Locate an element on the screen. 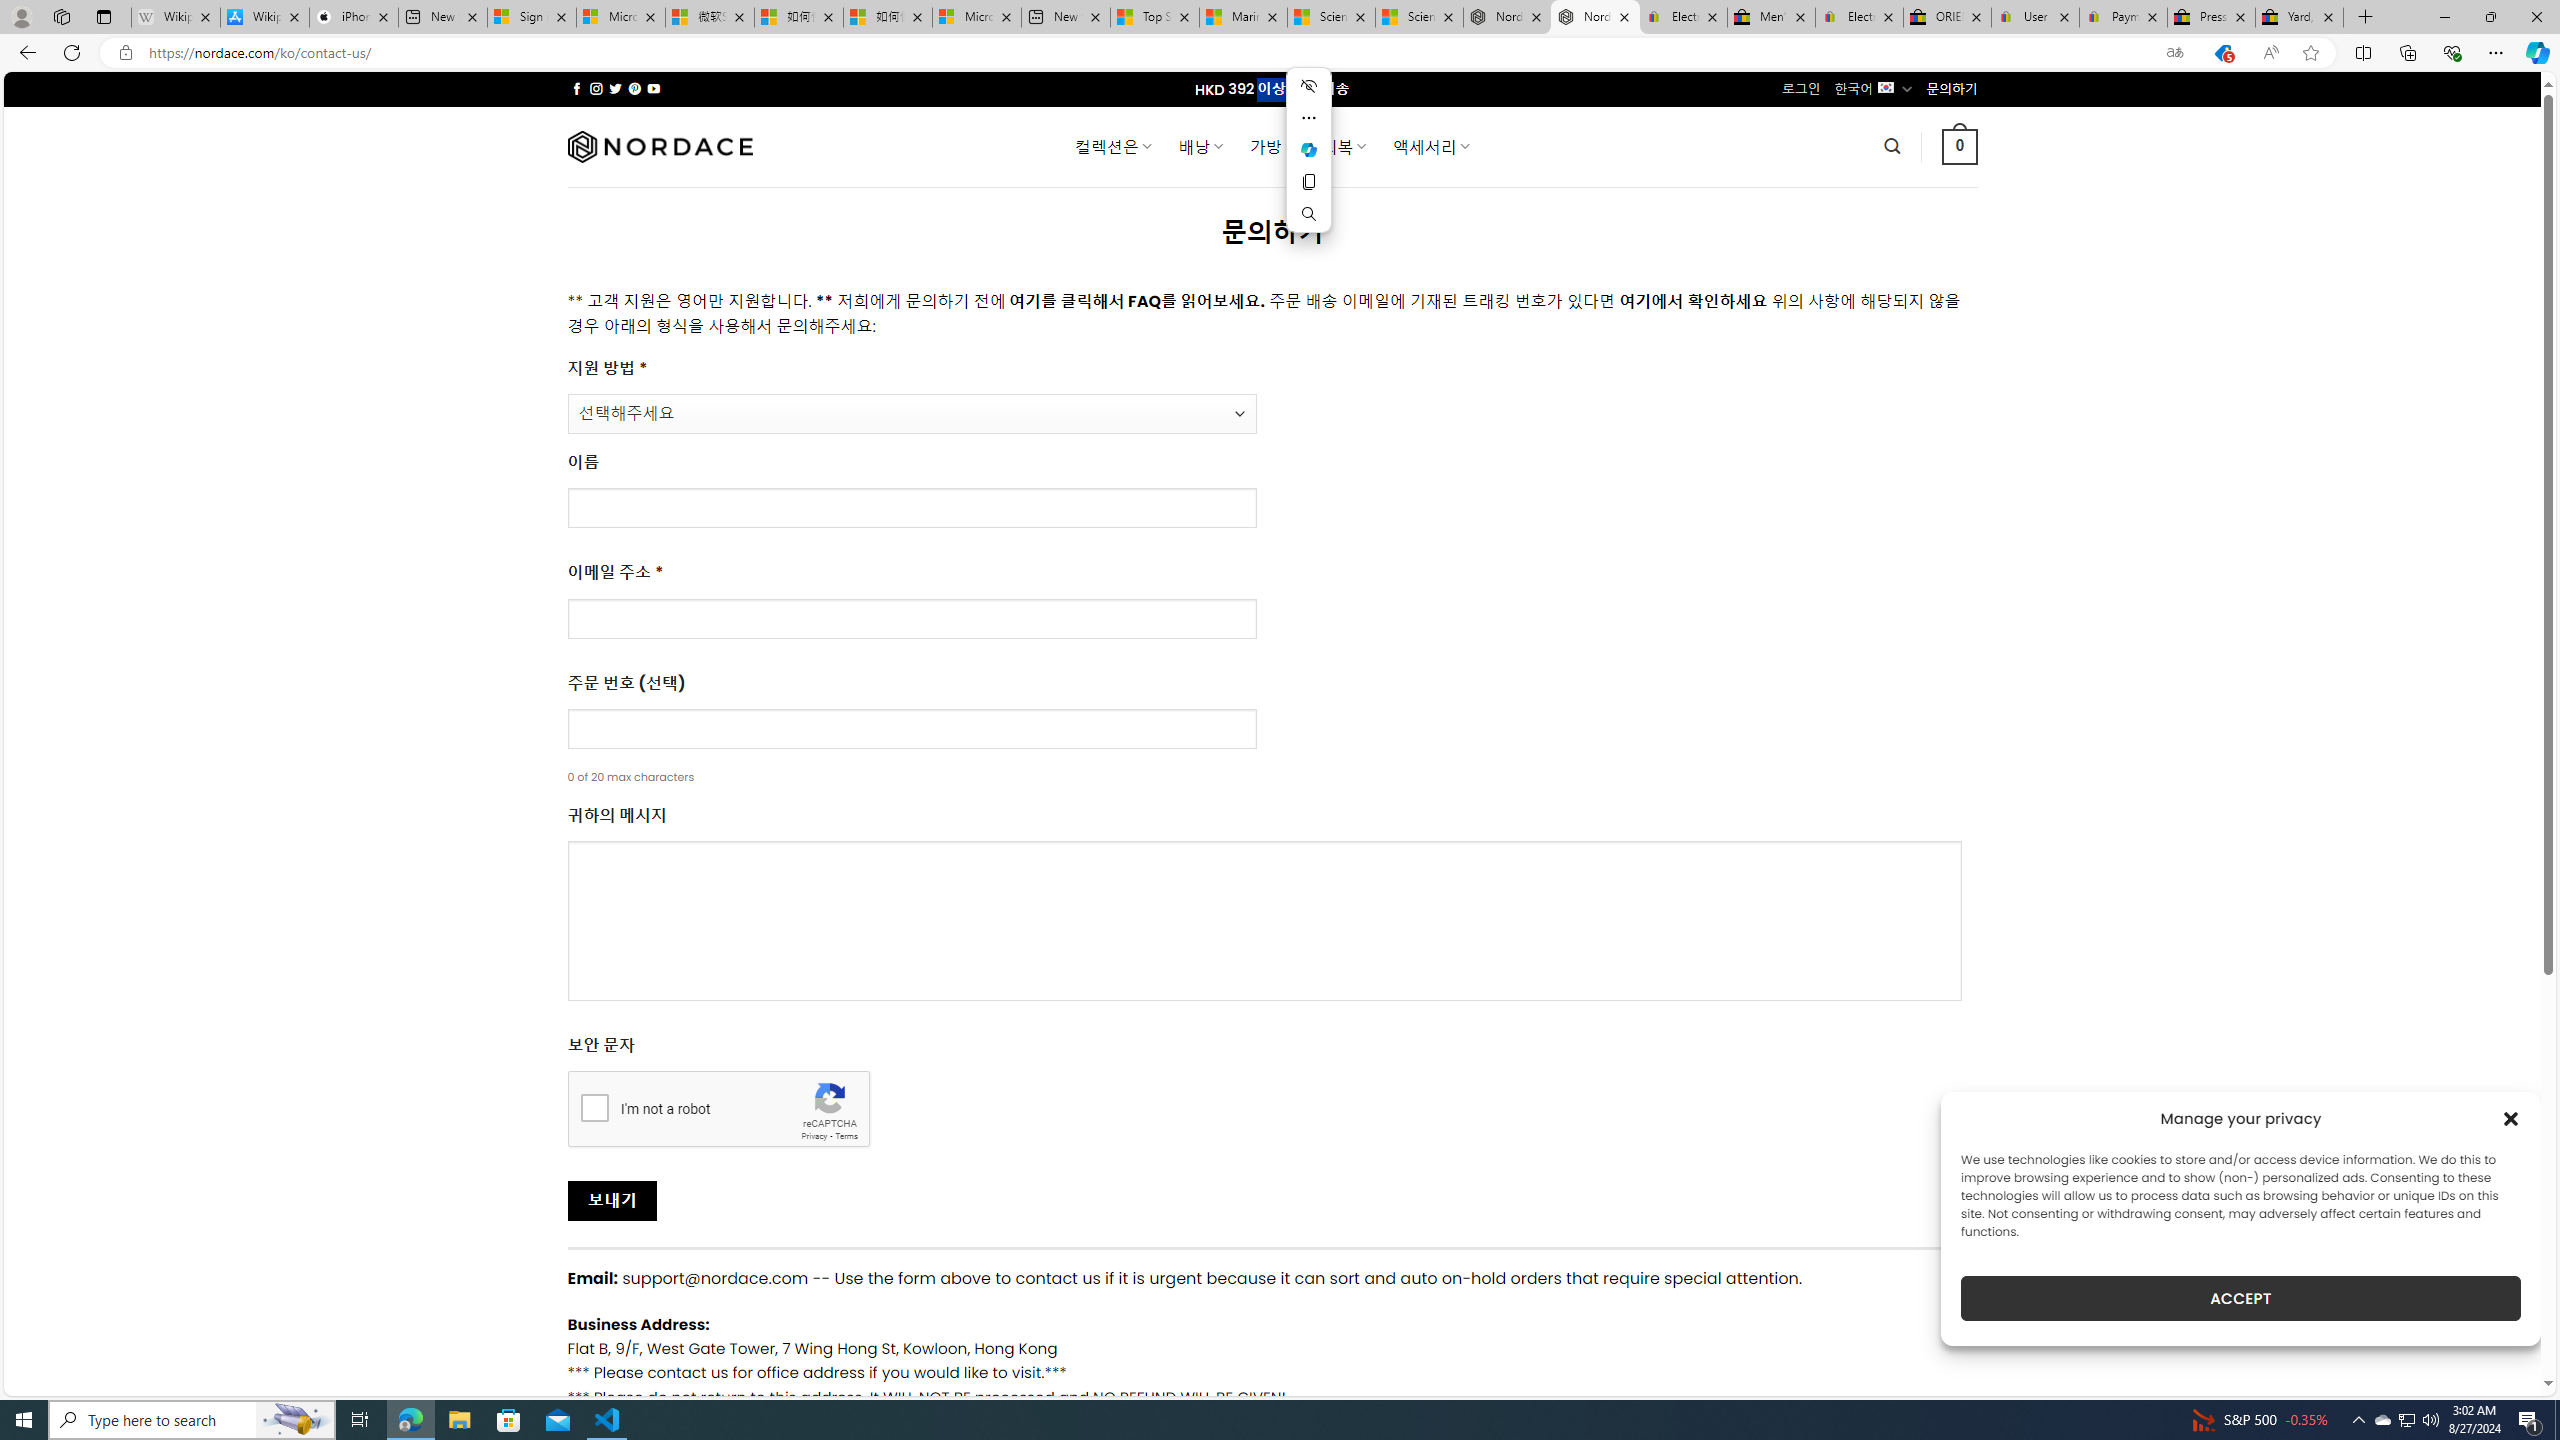 This screenshot has width=2560, height=1440. 'New Tab' is located at coordinates (2365, 16).